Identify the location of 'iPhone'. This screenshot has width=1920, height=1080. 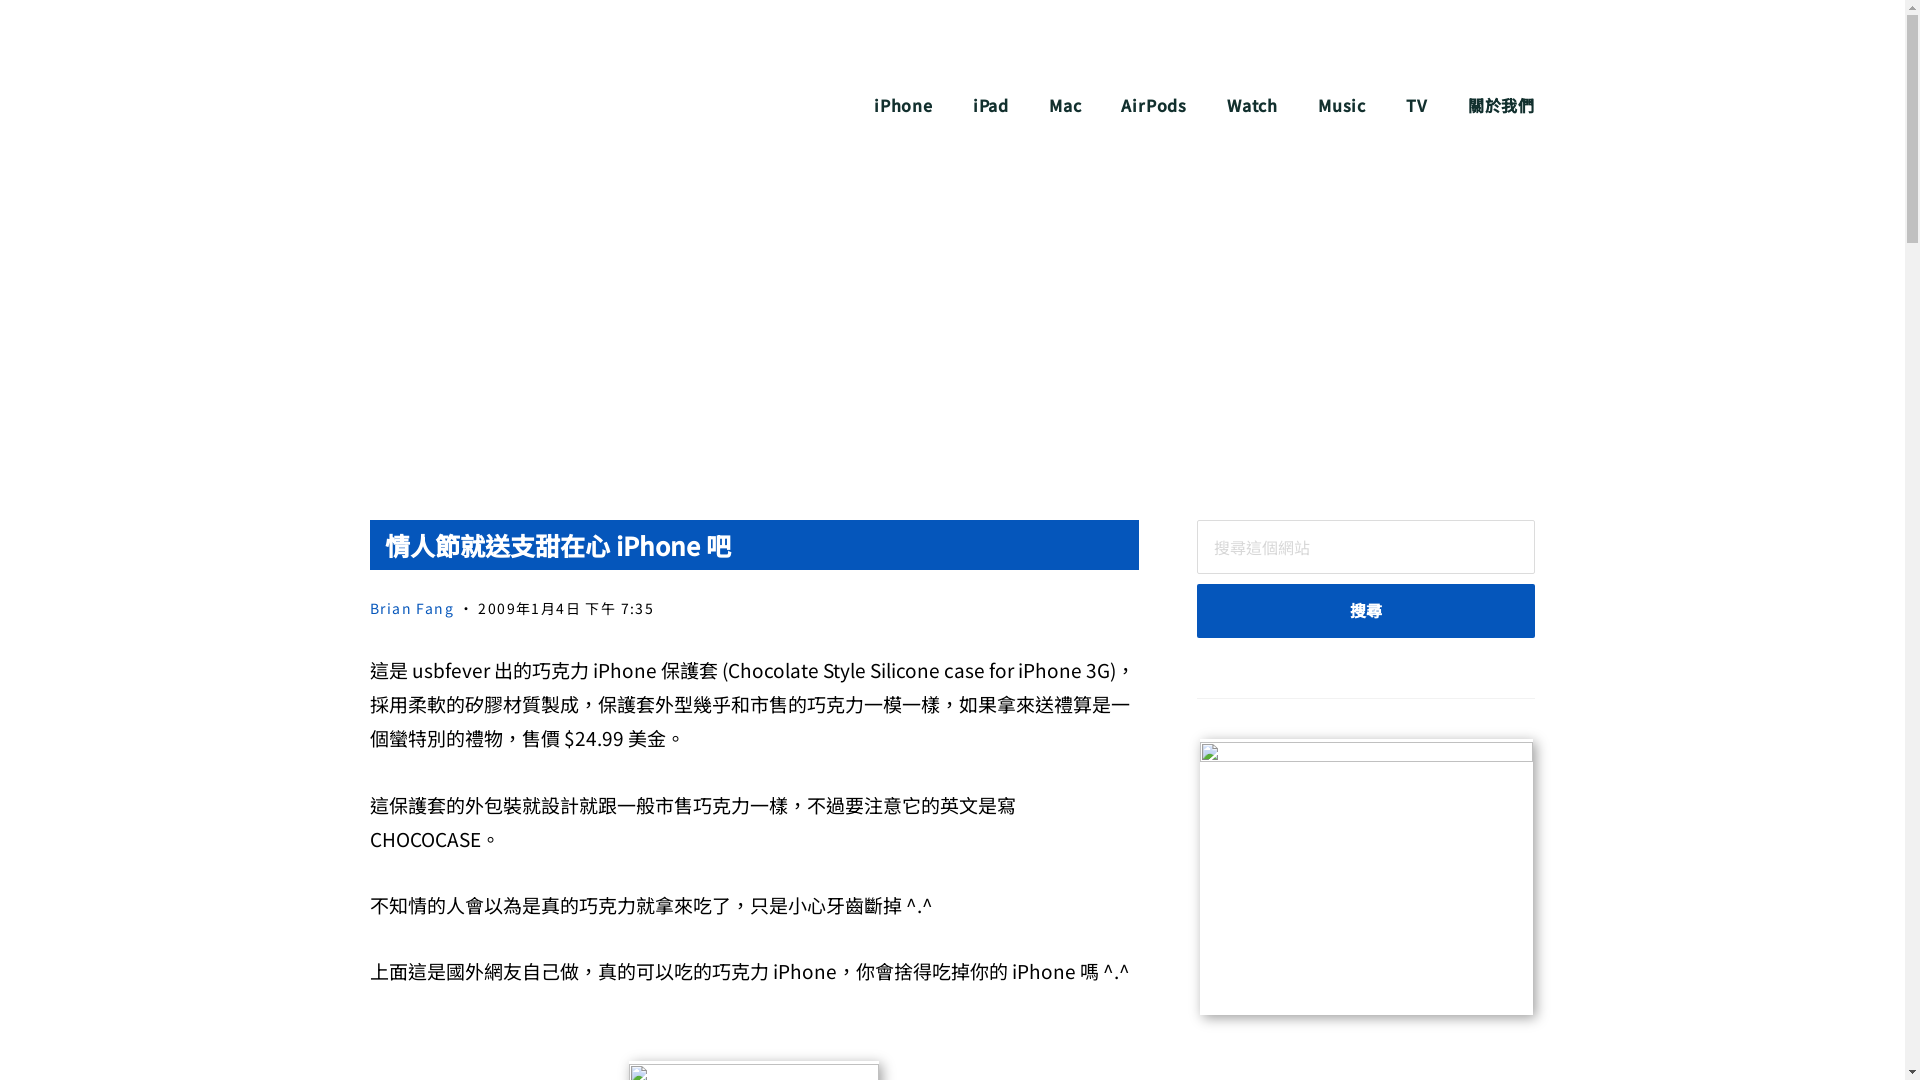
(902, 105).